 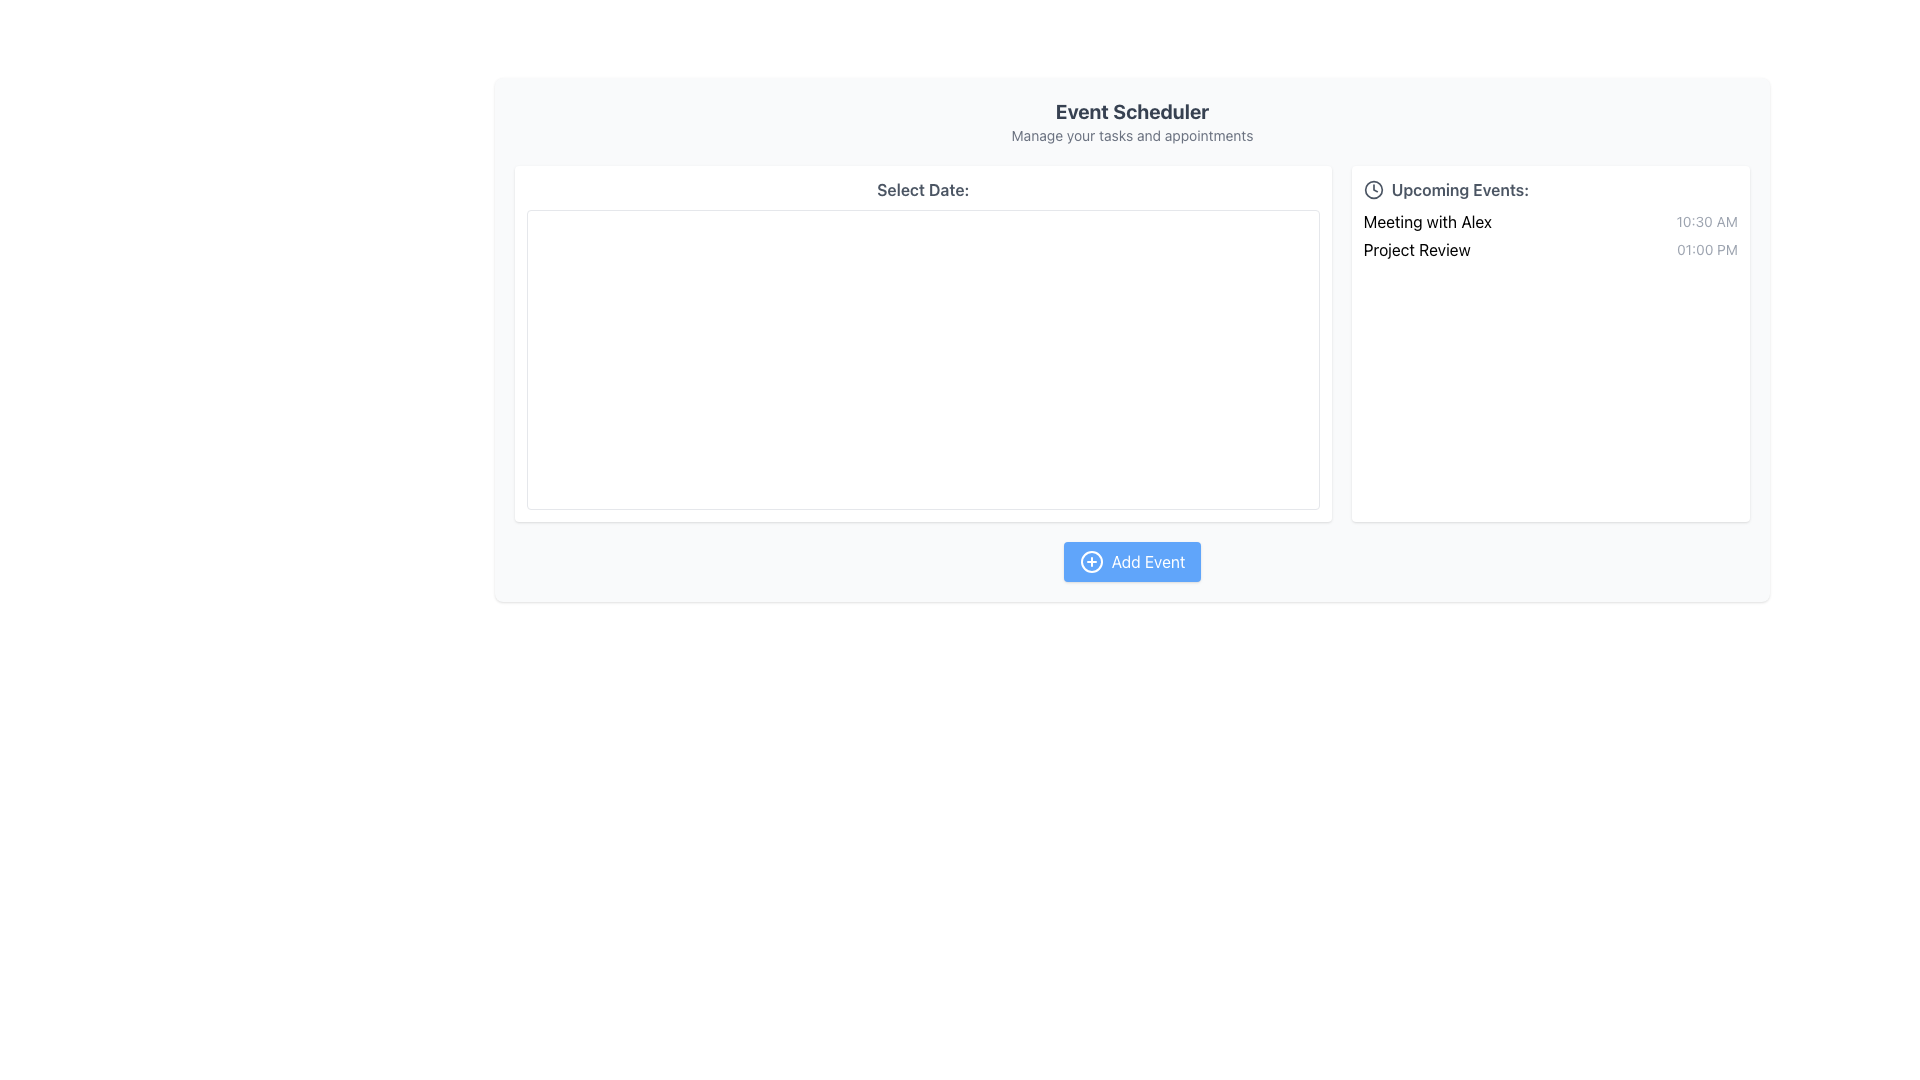 I want to click on the non-interactive Informational display section on the right side of the interface that shows upcoming events, so click(x=1549, y=342).